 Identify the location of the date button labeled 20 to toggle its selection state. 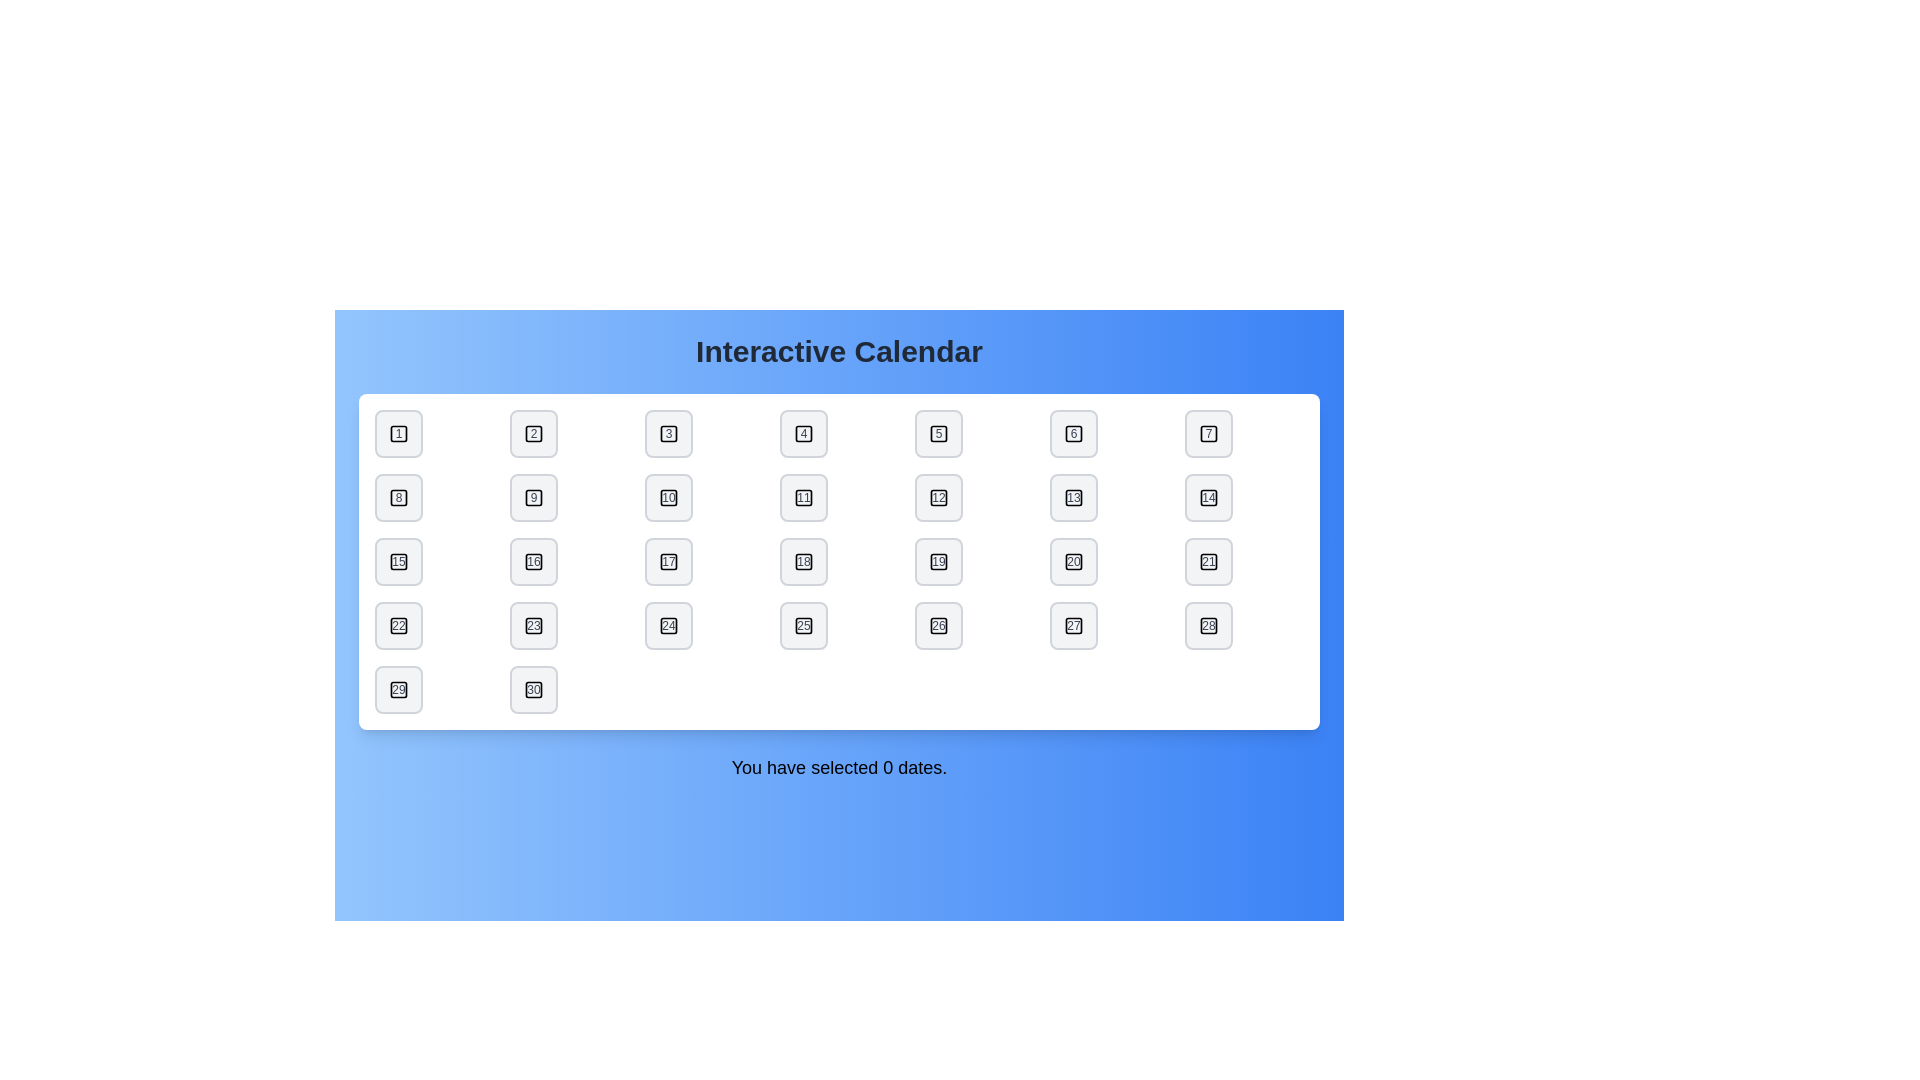
(1073, 562).